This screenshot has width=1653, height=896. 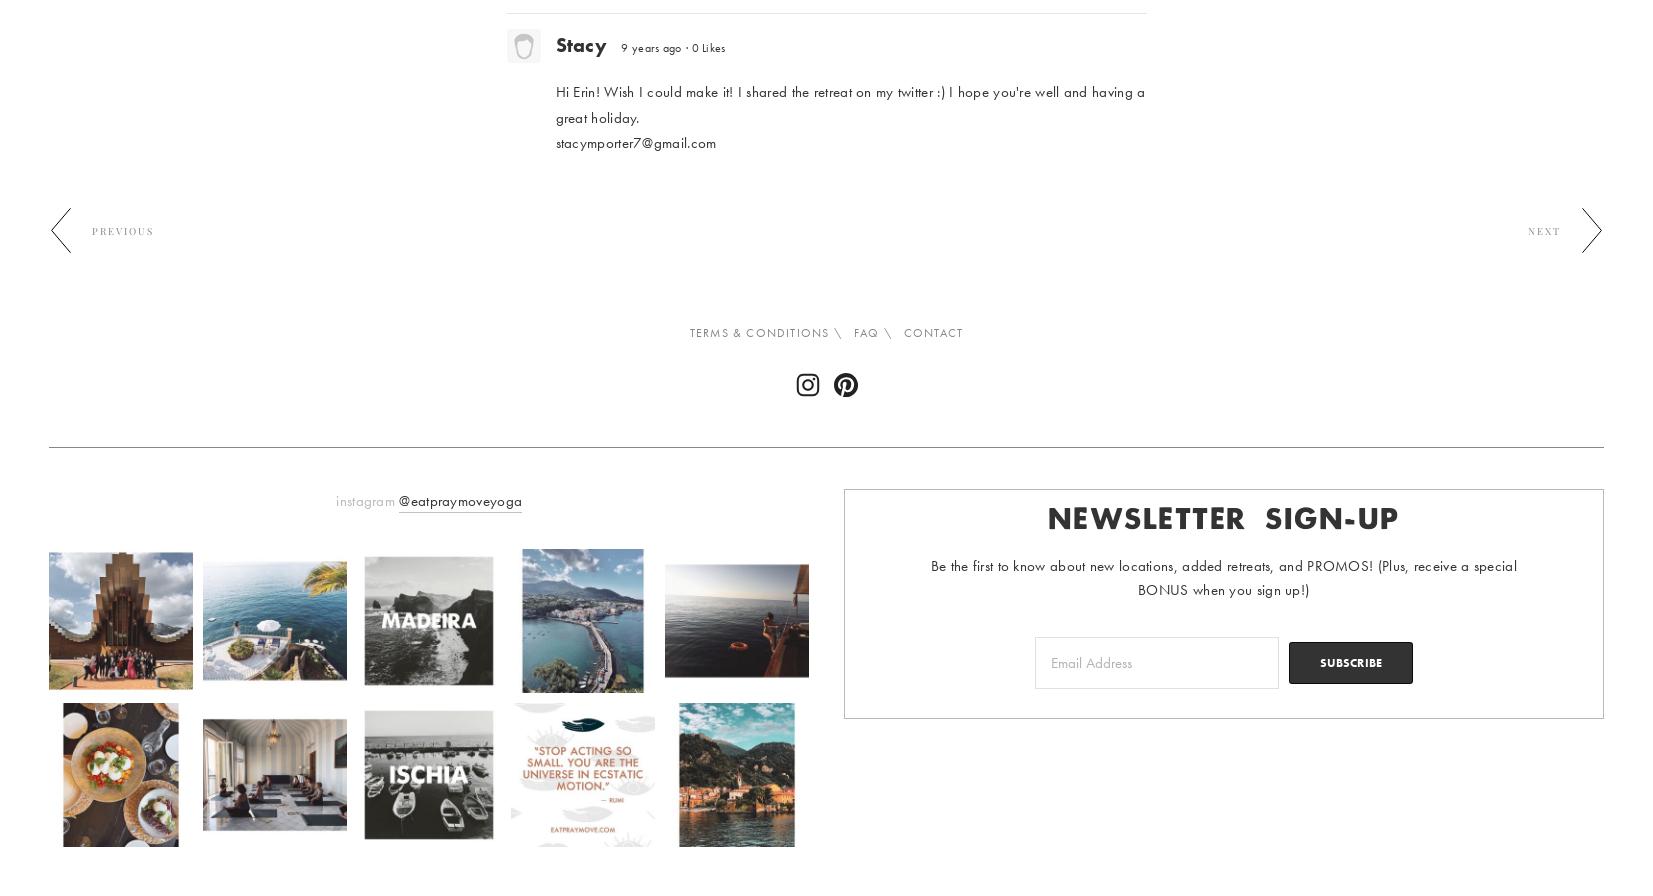 What do you see at coordinates (1223, 578) in the screenshot?
I see `'Be the first to know about new locations, added retreats, and PROMOS! (Plus, receive a special BONUS when you sign up!)'` at bounding box center [1223, 578].